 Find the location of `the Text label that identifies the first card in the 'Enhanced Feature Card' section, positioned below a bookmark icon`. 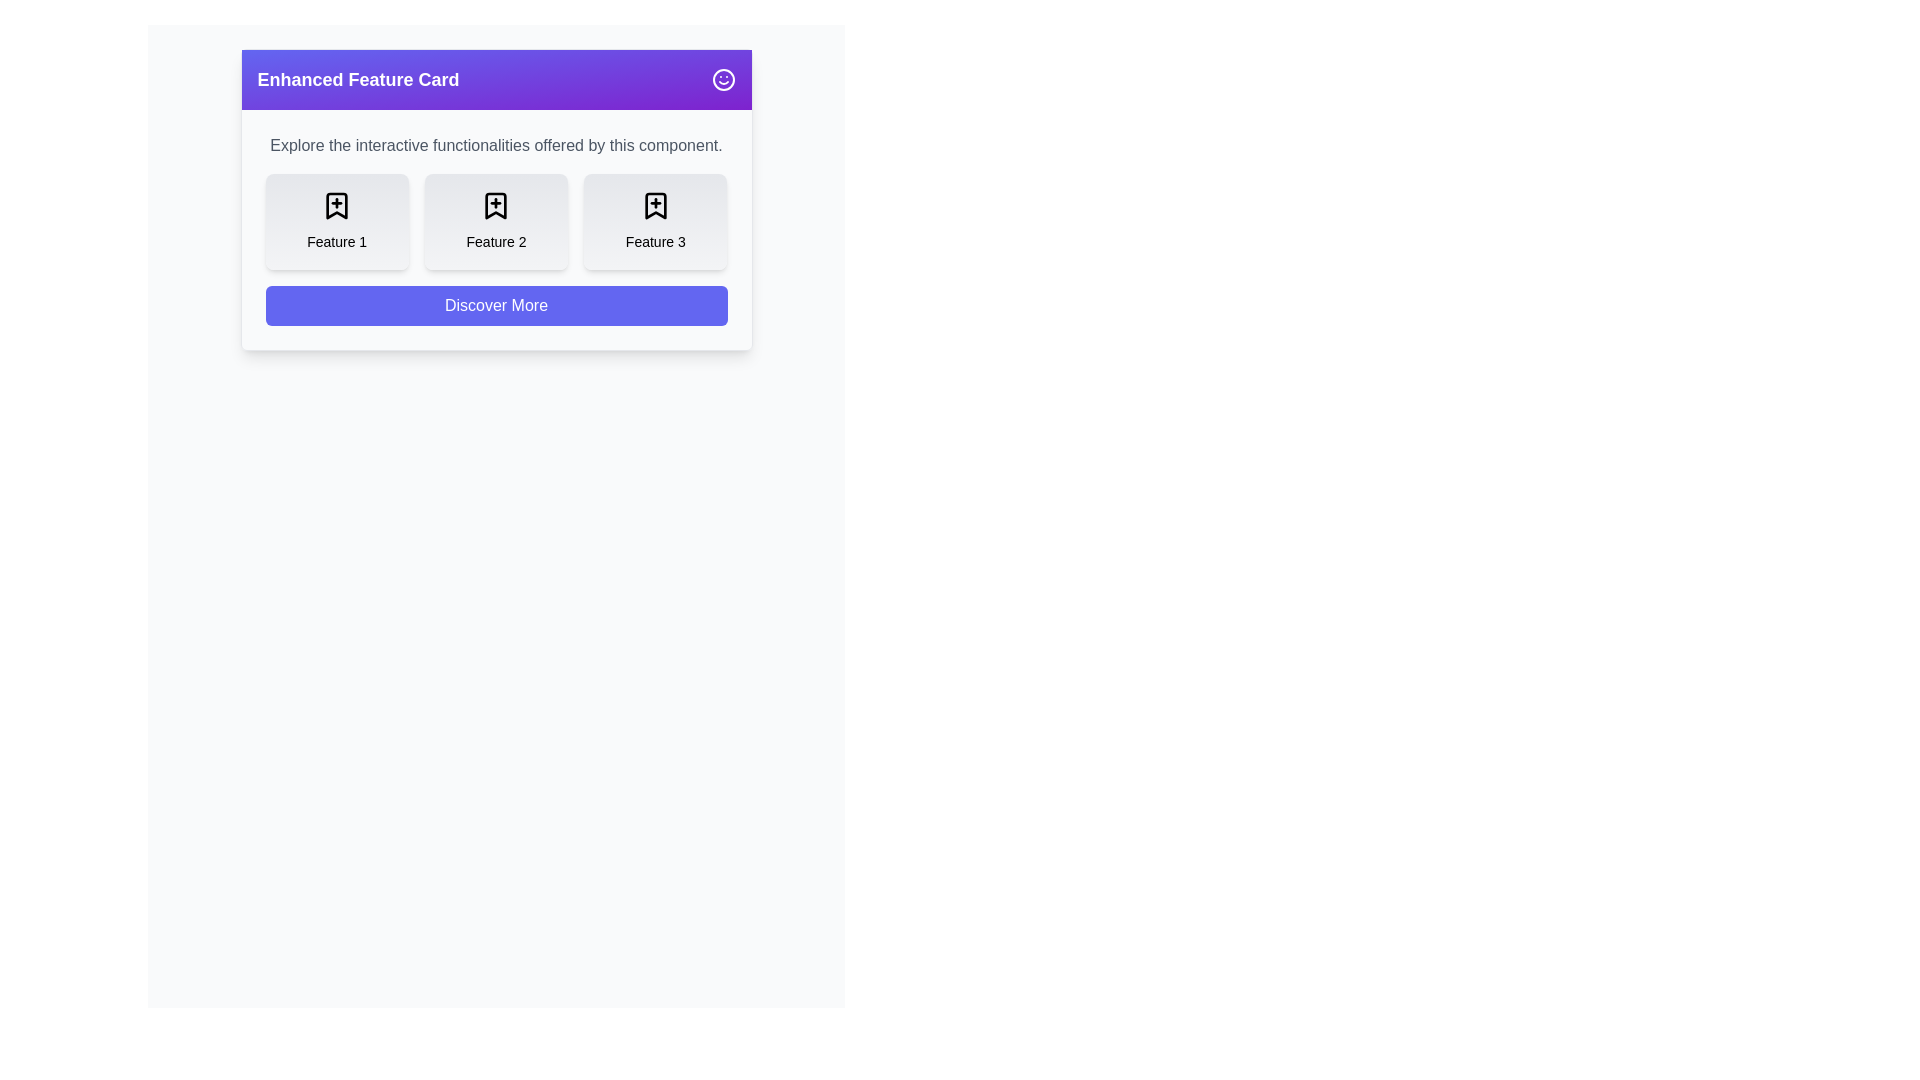

the Text label that identifies the first card in the 'Enhanced Feature Card' section, positioned below a bookmark icon is located at coordinates (337, 241).